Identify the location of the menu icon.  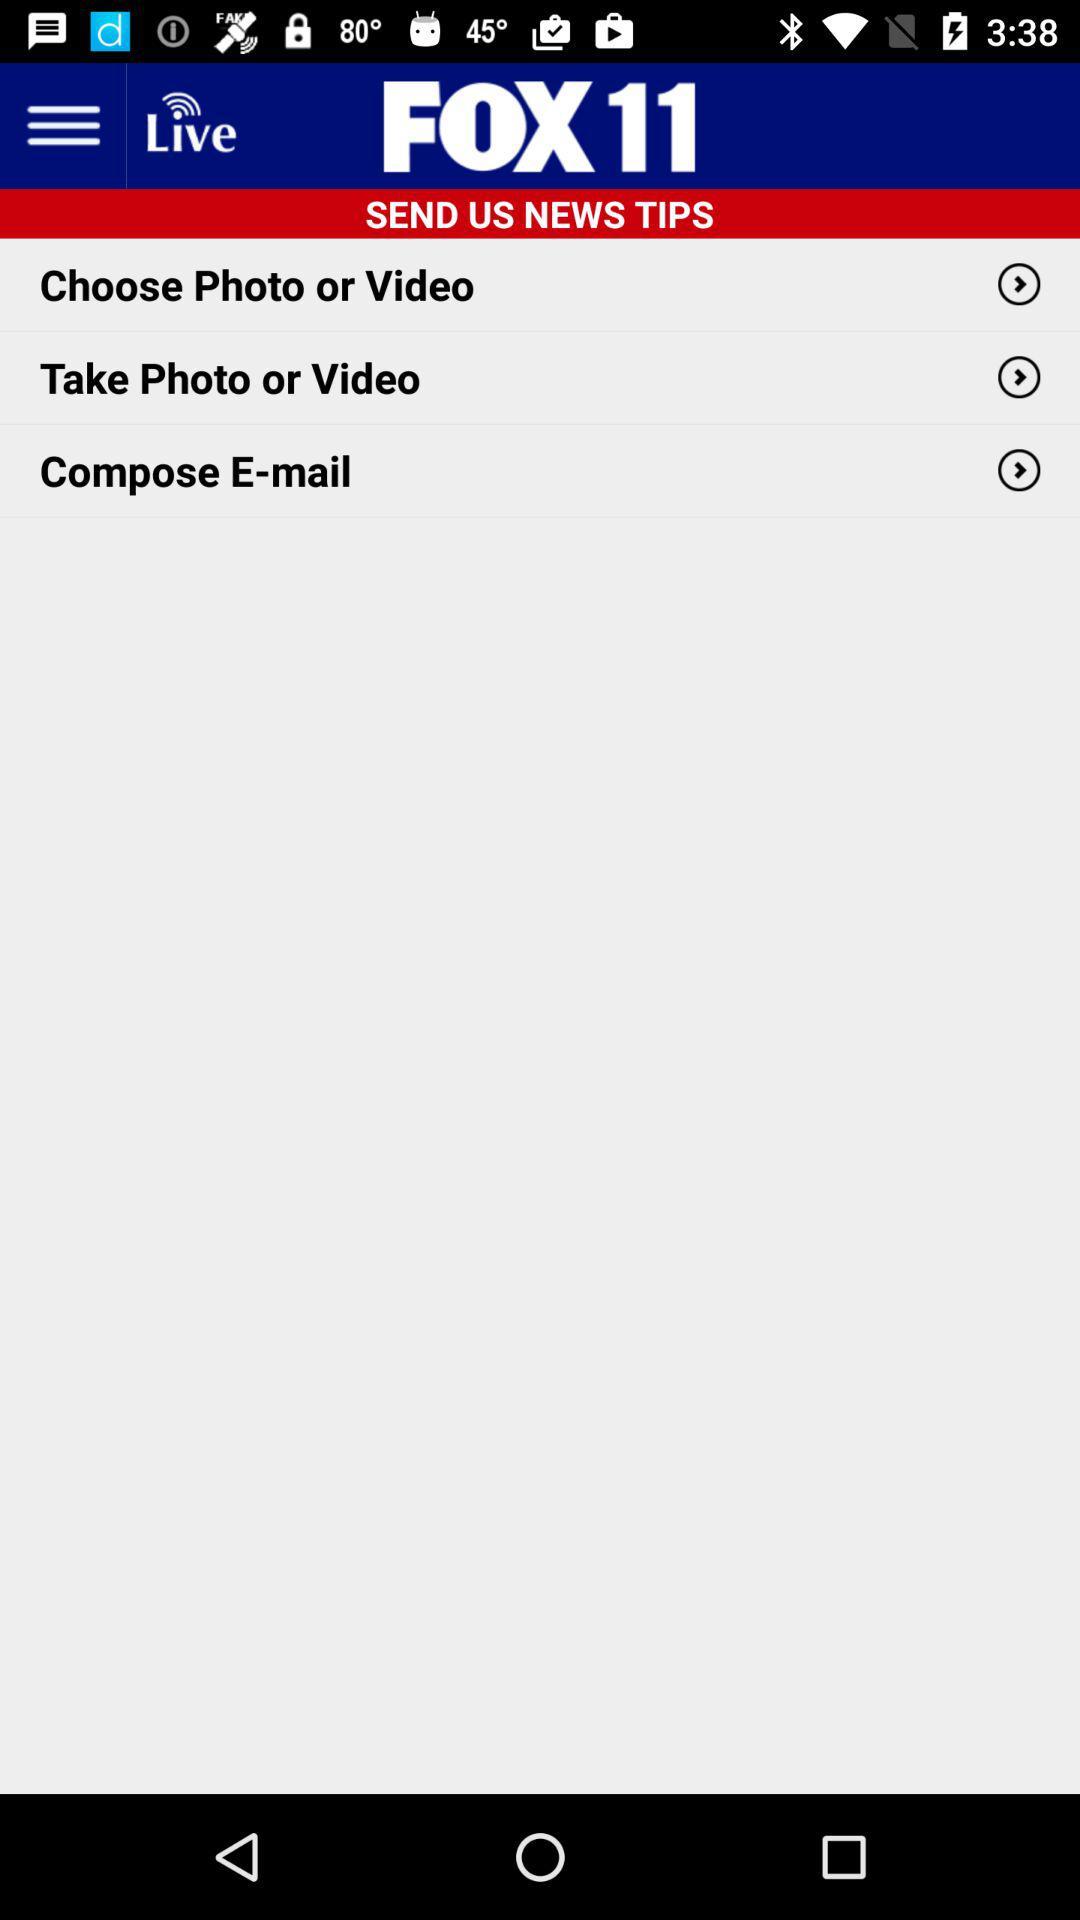
(61, 124).